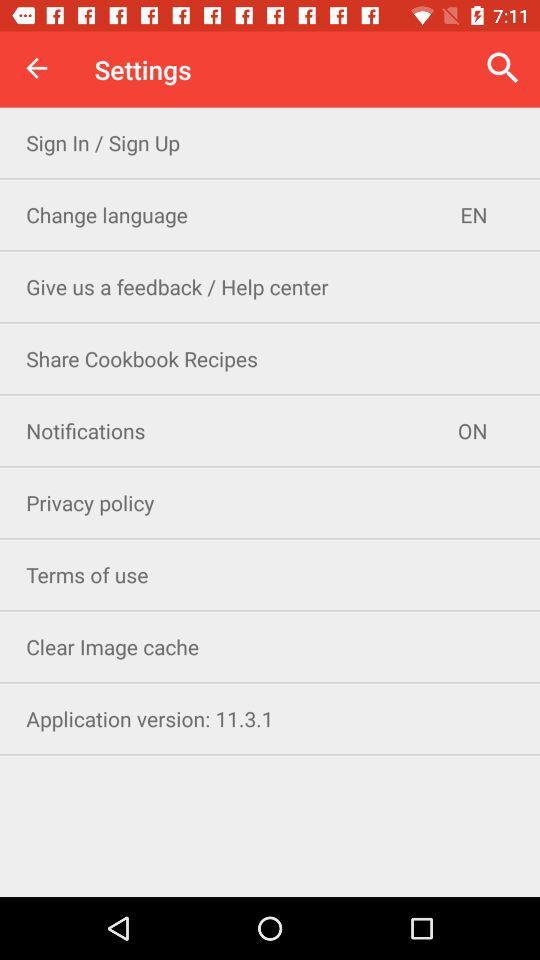  I want to click on the terms of use, so click(270, 574).